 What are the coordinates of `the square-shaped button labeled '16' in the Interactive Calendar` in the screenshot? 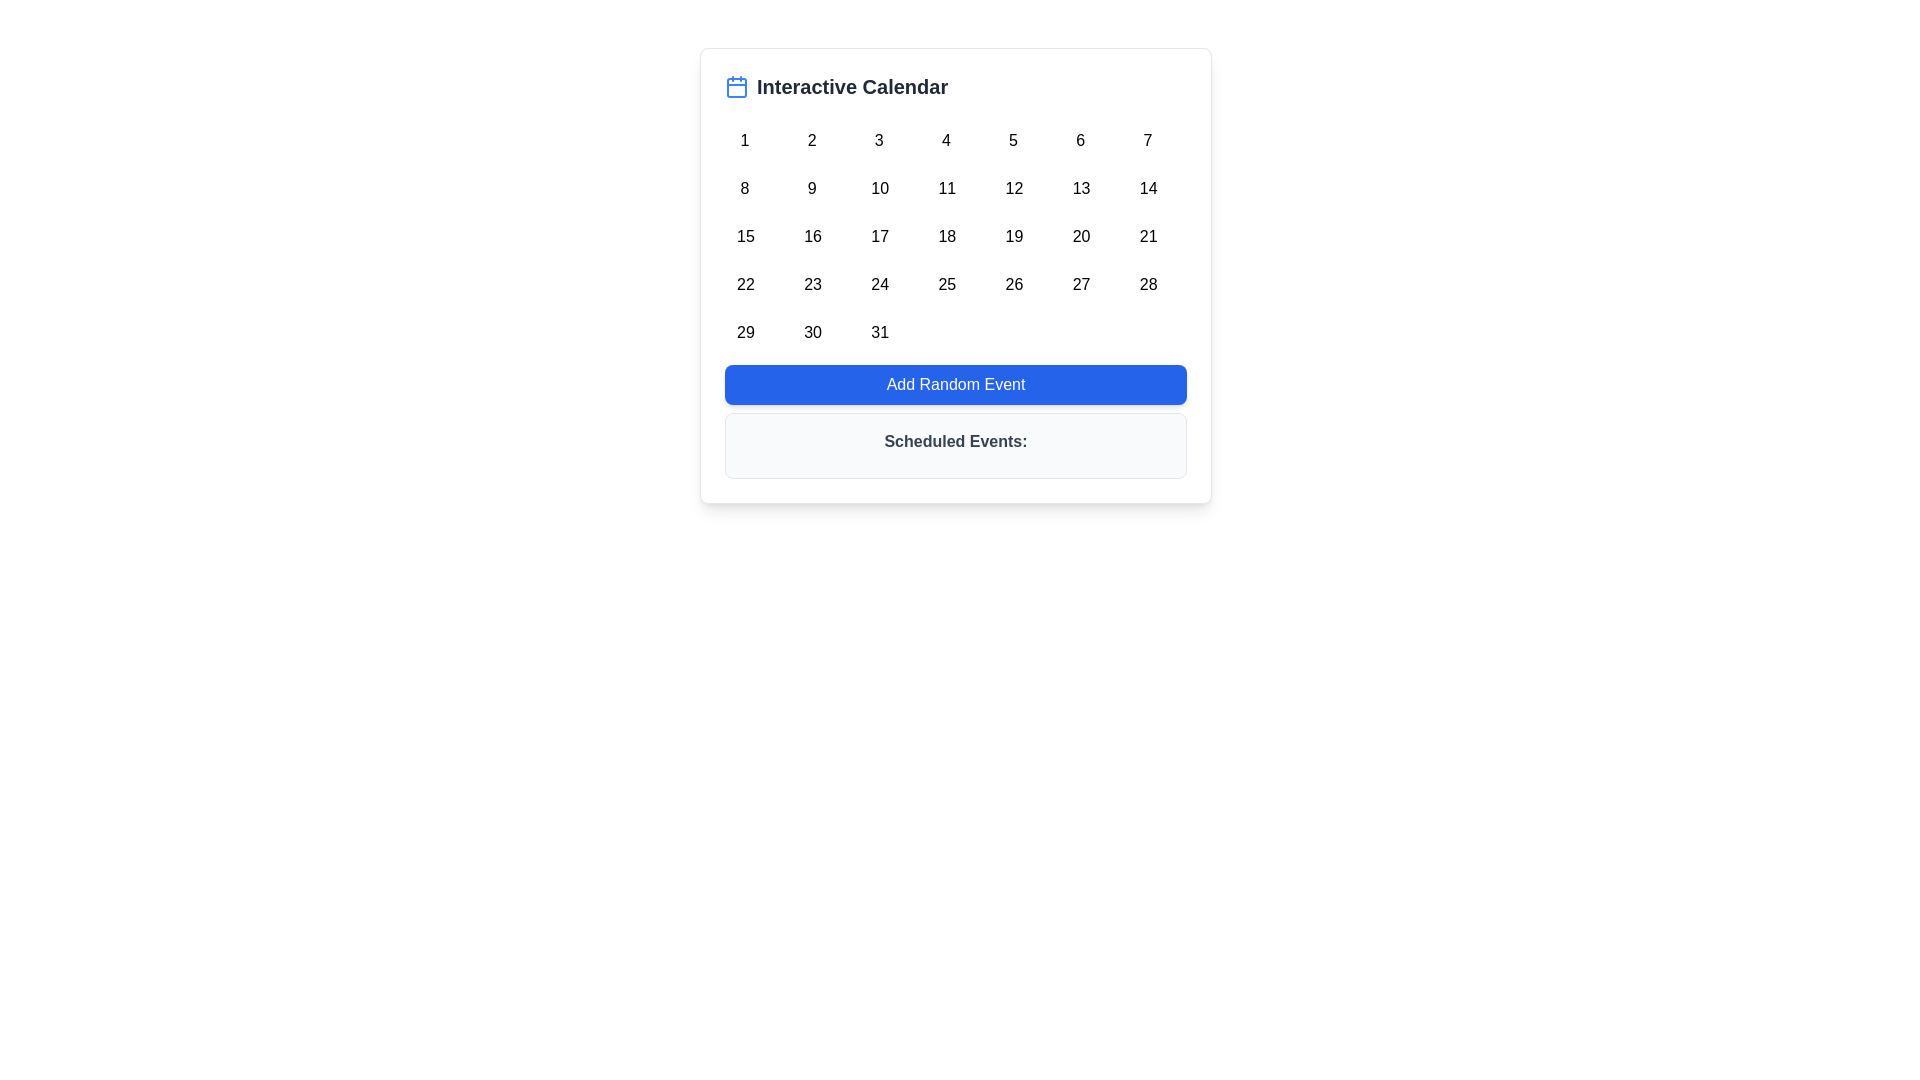 It's located at (812, 231).